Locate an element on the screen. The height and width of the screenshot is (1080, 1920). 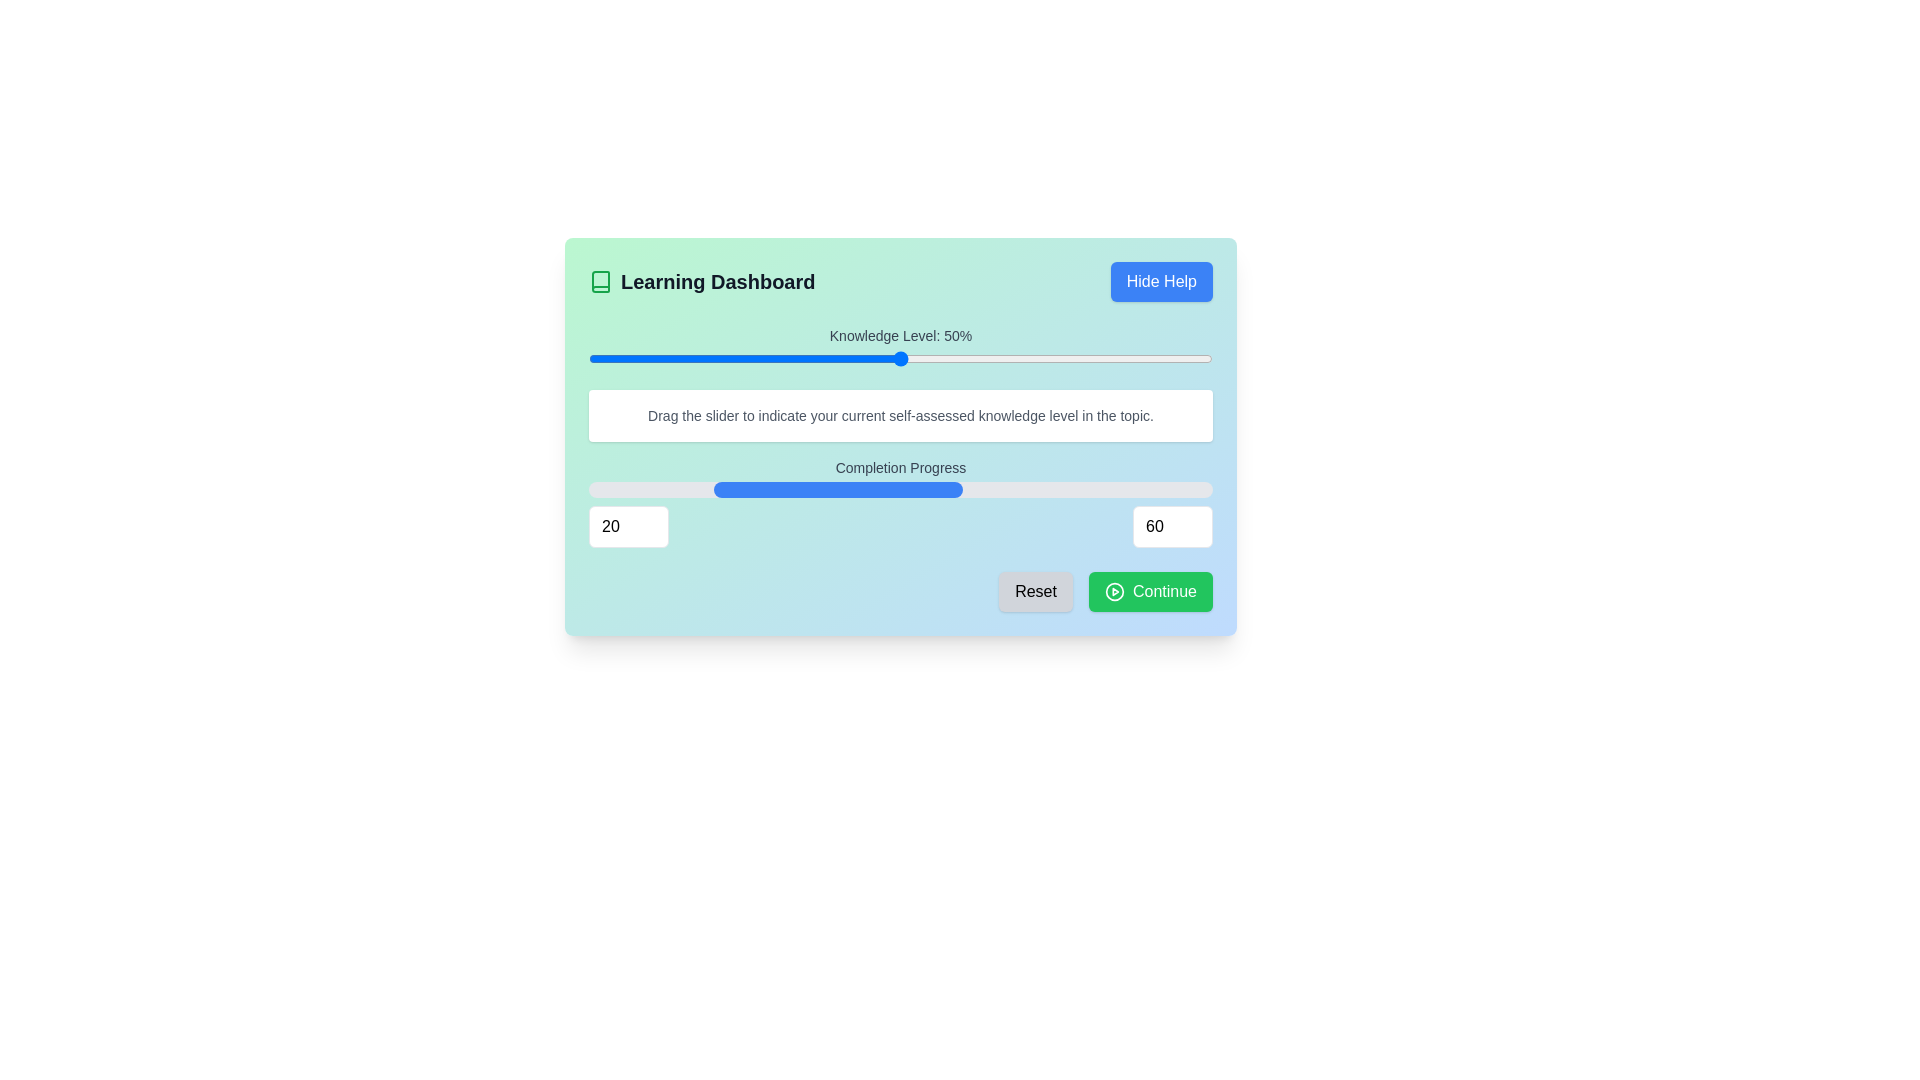
the 'play' symbol icon located at the bottom-right corner of the 'Continue' button, which indicates that an action will commence upon clicking the button is located at coordinates (1113, 590).